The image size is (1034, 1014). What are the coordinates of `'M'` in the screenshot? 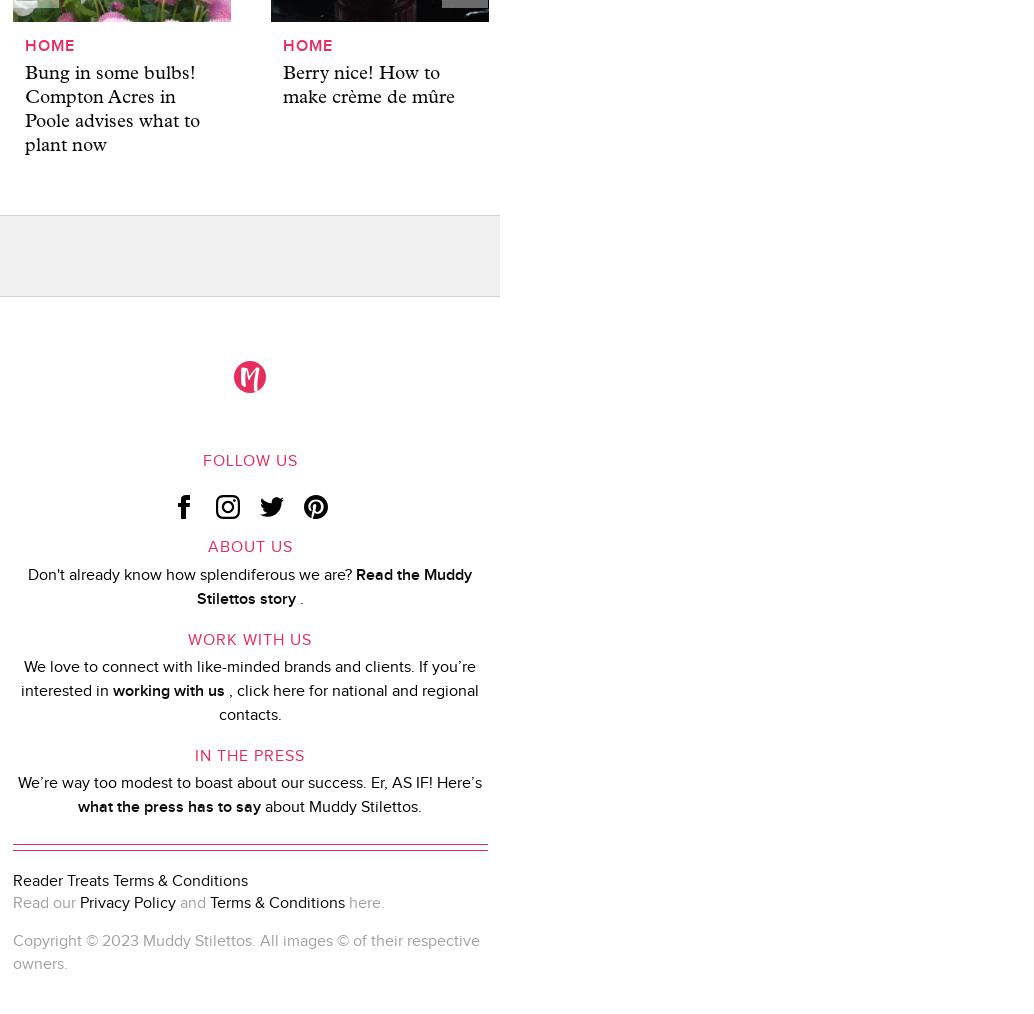 It's located at (250, 376).